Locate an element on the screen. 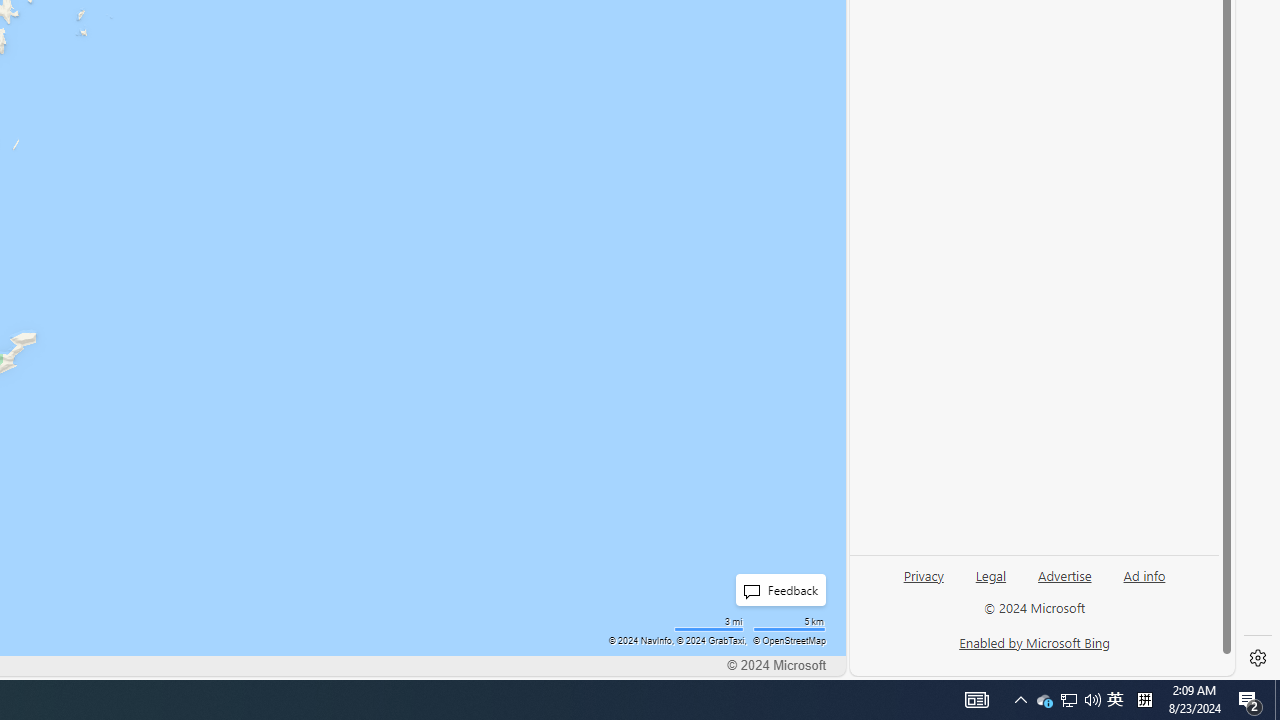 The height and width of the screenshot is (720, 1280). 'Privacy' is located at coordinates (922, 574).